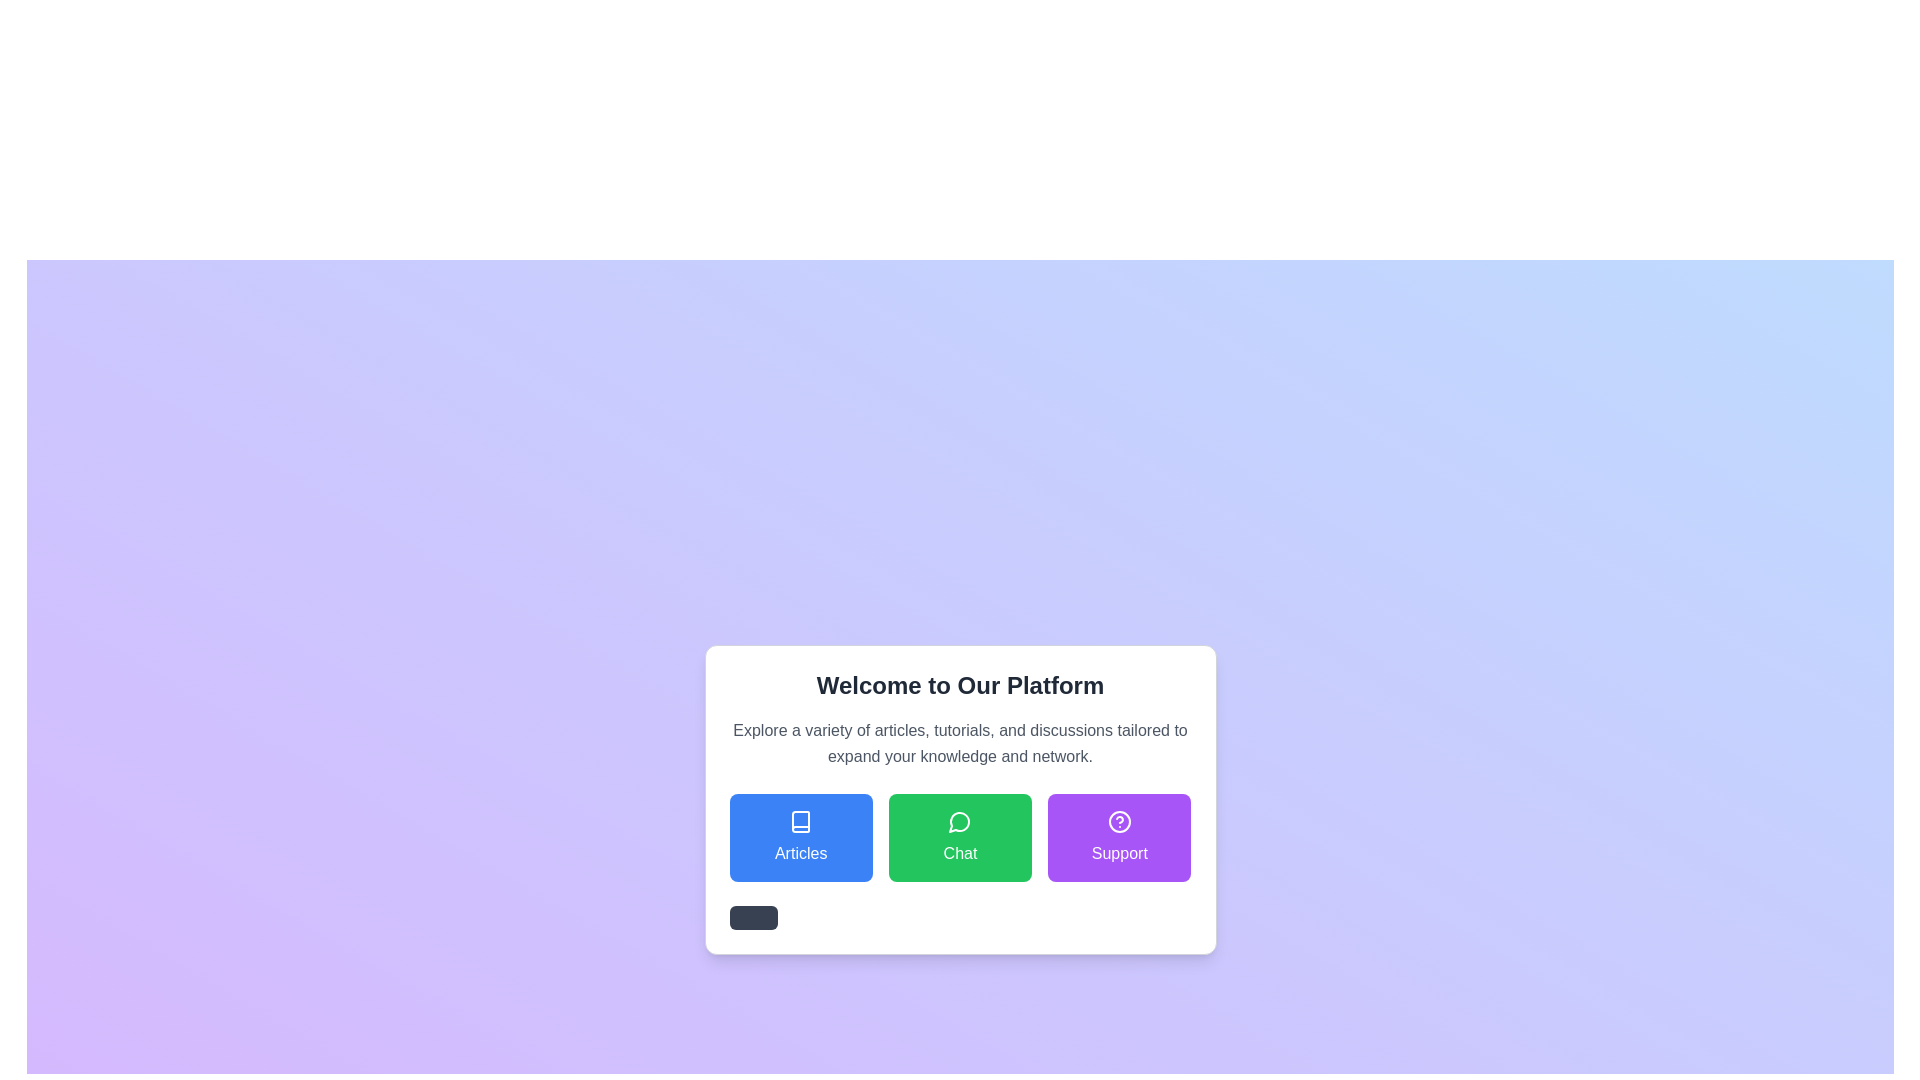 This screenshot has height=1080, width=1920. I want to click on 'Chat' button label to understand its functionality, which is located inside a green button in the center column of a three-column layout, so click(960, 853).